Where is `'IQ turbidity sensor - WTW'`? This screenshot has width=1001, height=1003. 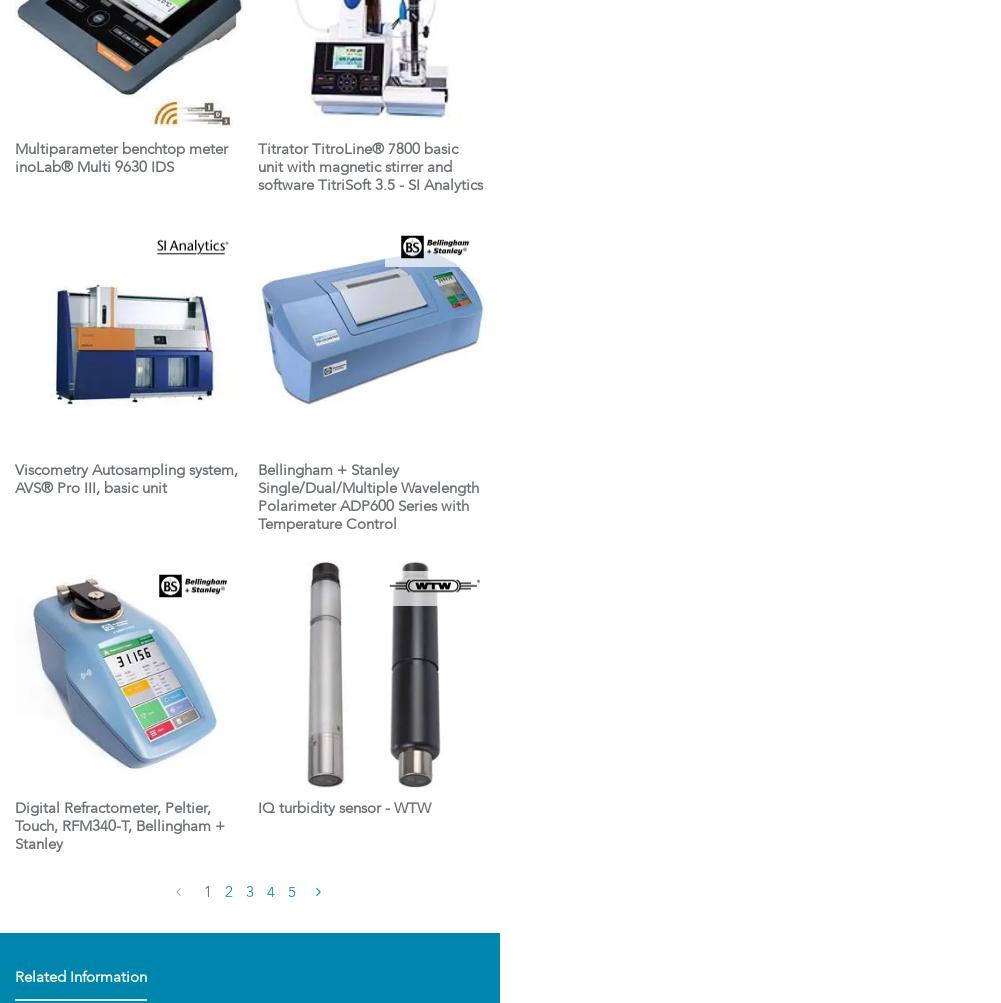
'IQ turbidity sensor - WTW' is located at coordinates (343, 809).